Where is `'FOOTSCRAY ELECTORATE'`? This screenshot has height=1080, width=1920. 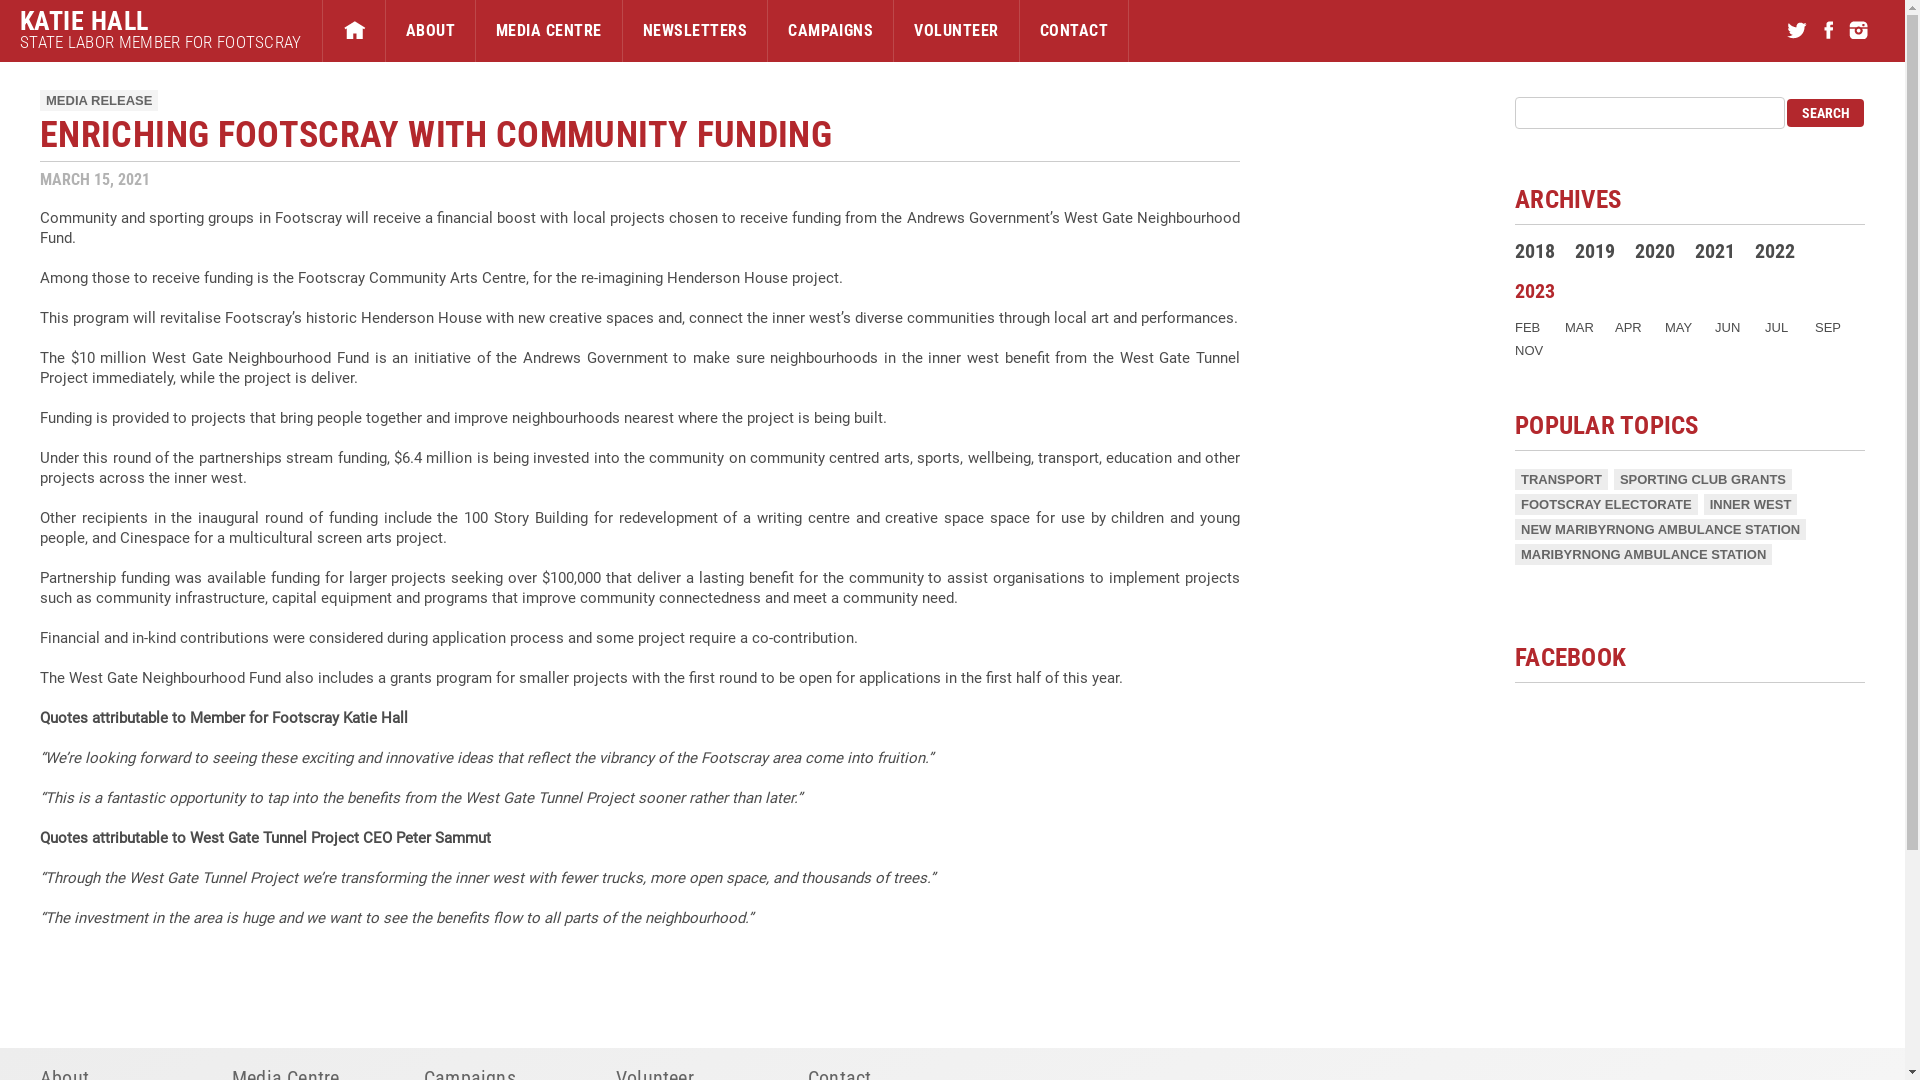
'FOOTSCRAY ELECTORATE' is located at coordinates (1606, 503).